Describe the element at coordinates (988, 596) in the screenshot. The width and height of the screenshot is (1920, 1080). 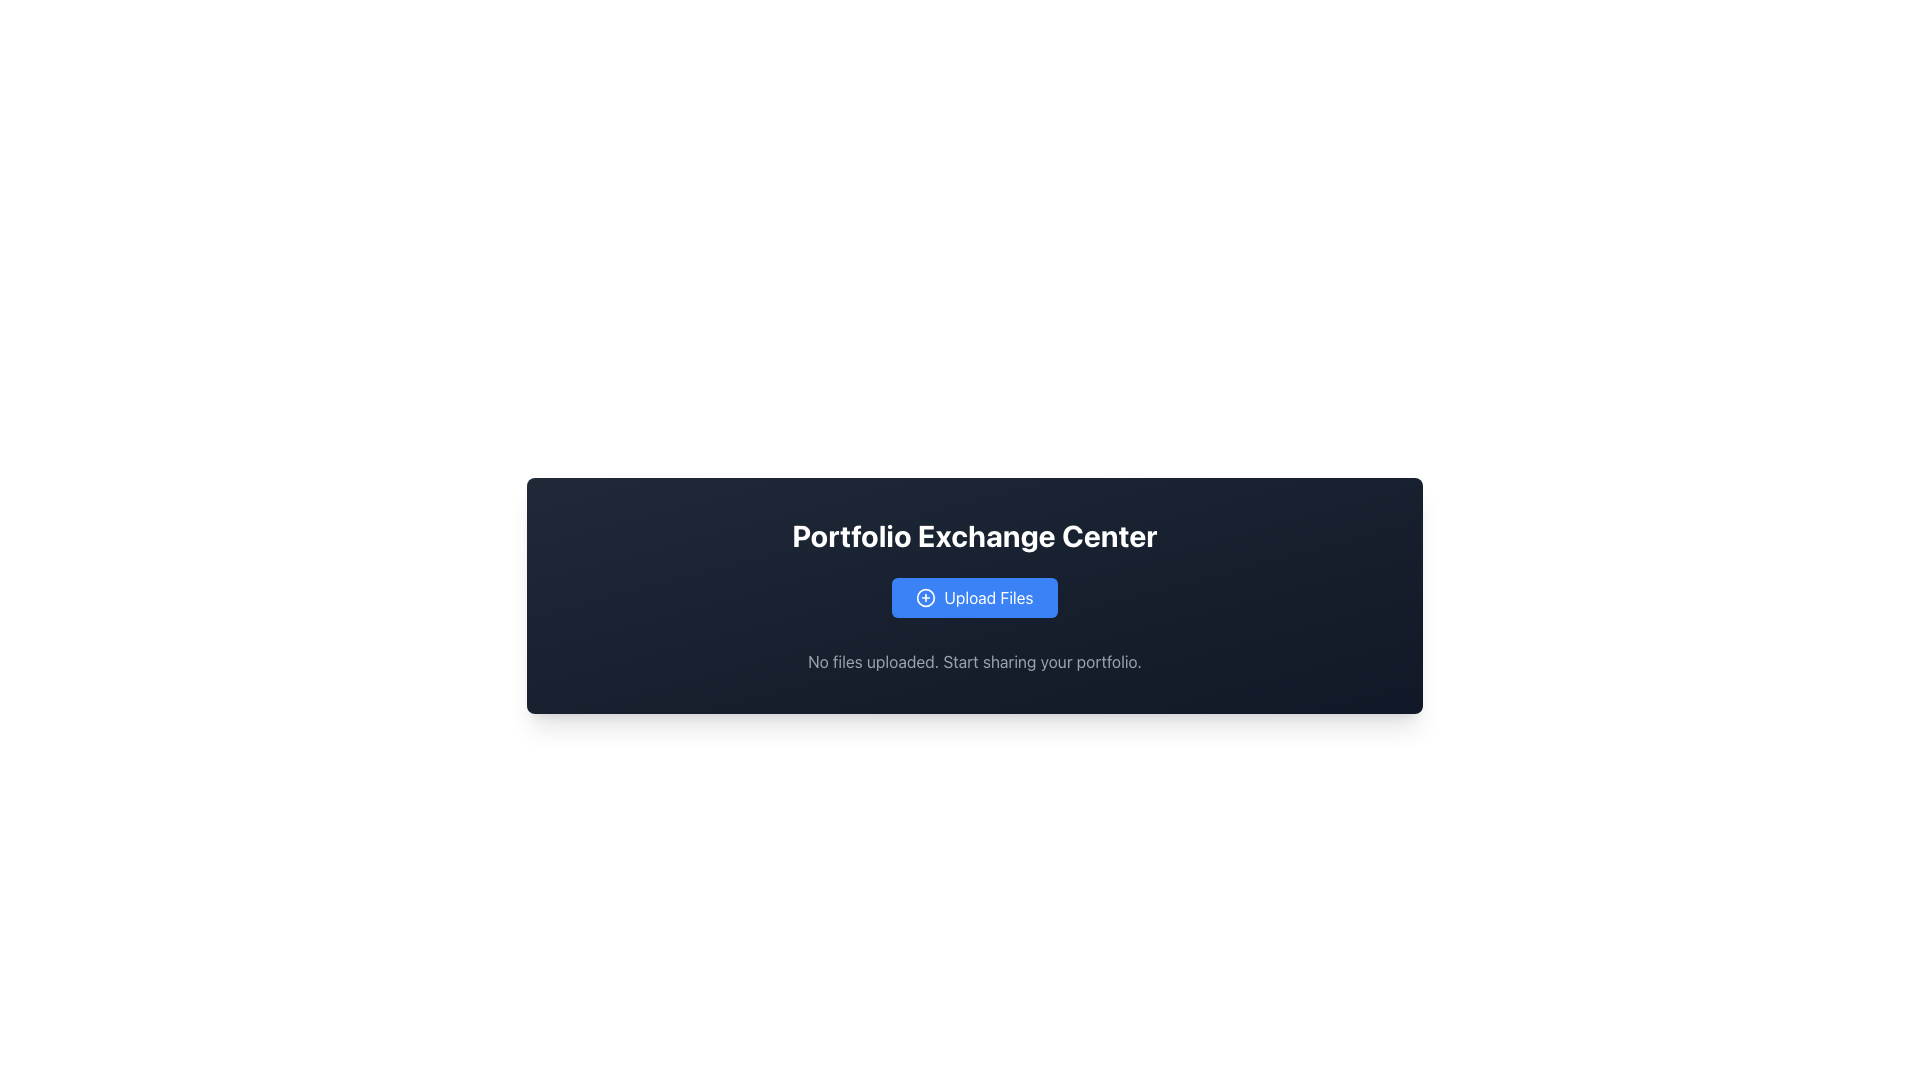
I see `the 'Upload Files' text label which is displayed in white on a blue button with rounded corners, located centrally near the bottom center of the interface` at that location.